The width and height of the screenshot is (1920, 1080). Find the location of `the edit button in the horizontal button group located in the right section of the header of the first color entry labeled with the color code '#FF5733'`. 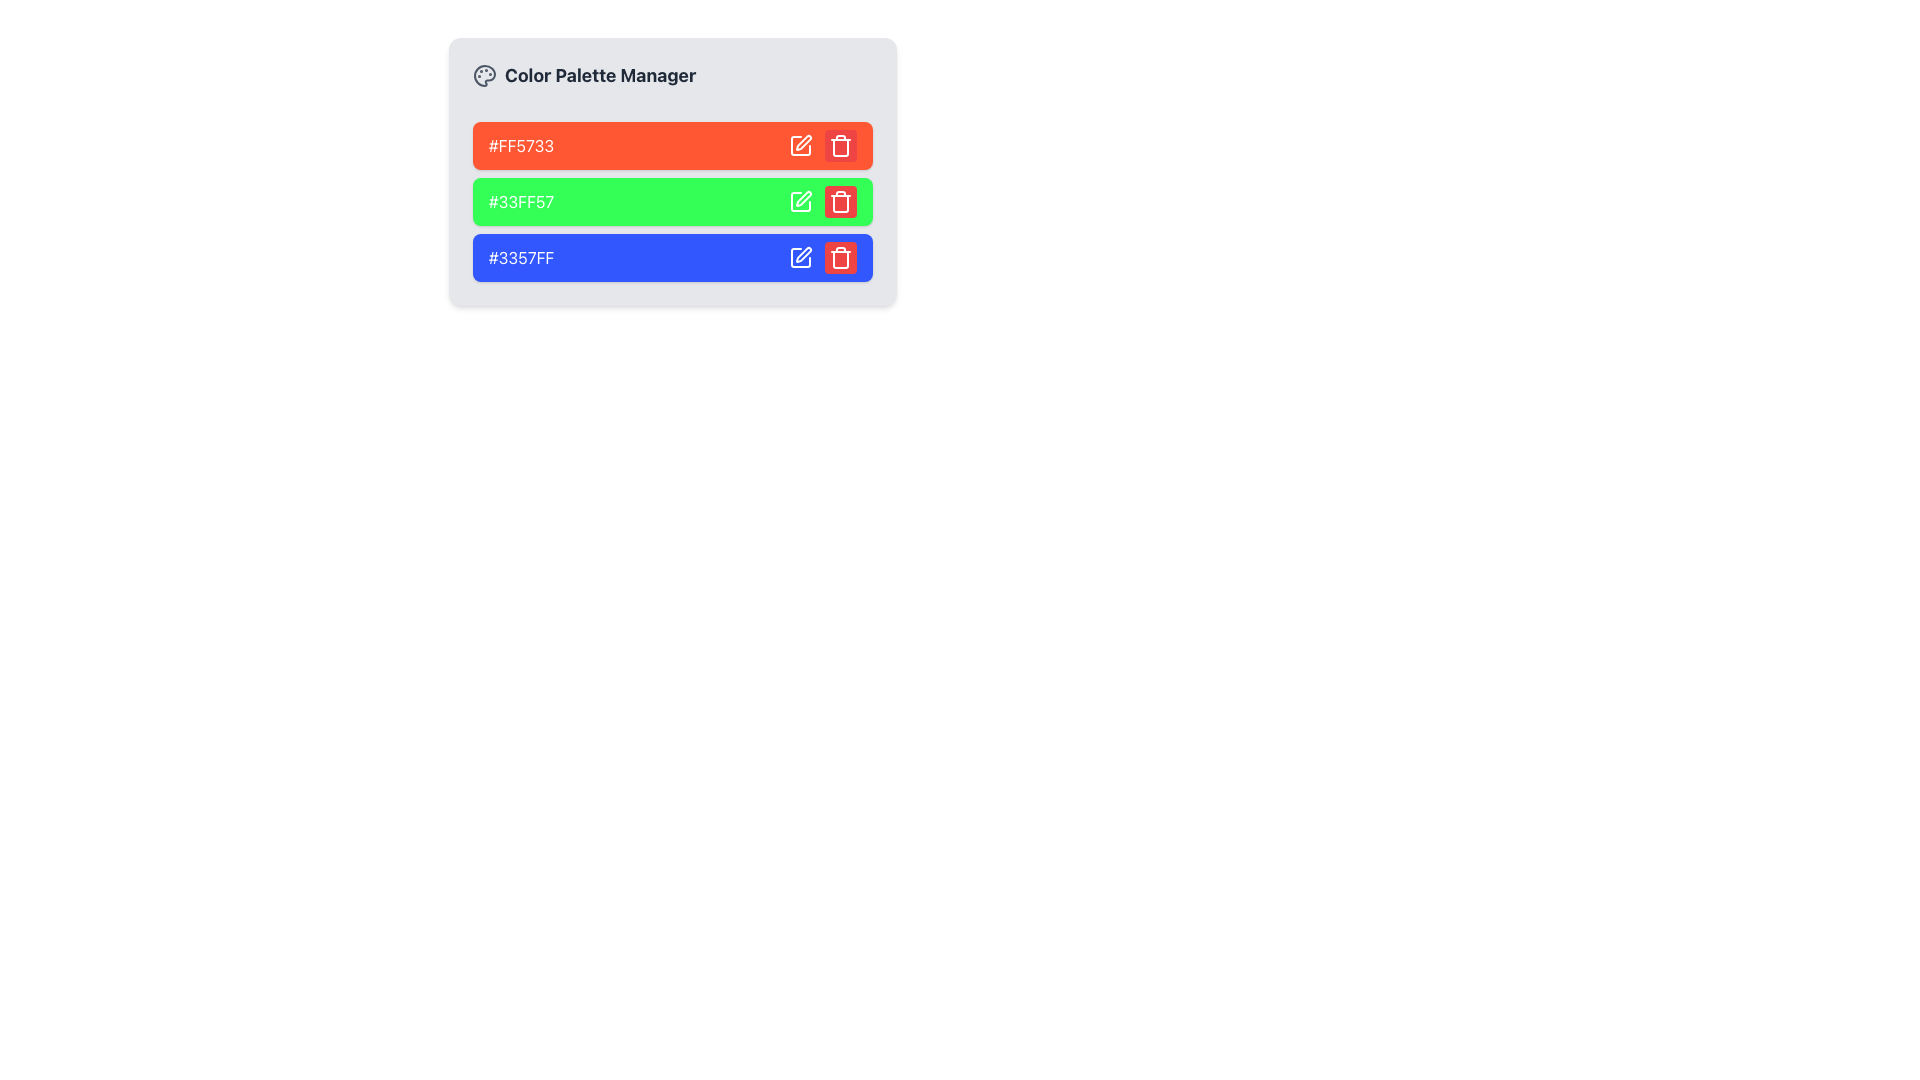

the edit button in the horizontal button group located in the right section of the header of the first color entry labeled with the color code '#FF5733' is located at coordinates (820, 145).